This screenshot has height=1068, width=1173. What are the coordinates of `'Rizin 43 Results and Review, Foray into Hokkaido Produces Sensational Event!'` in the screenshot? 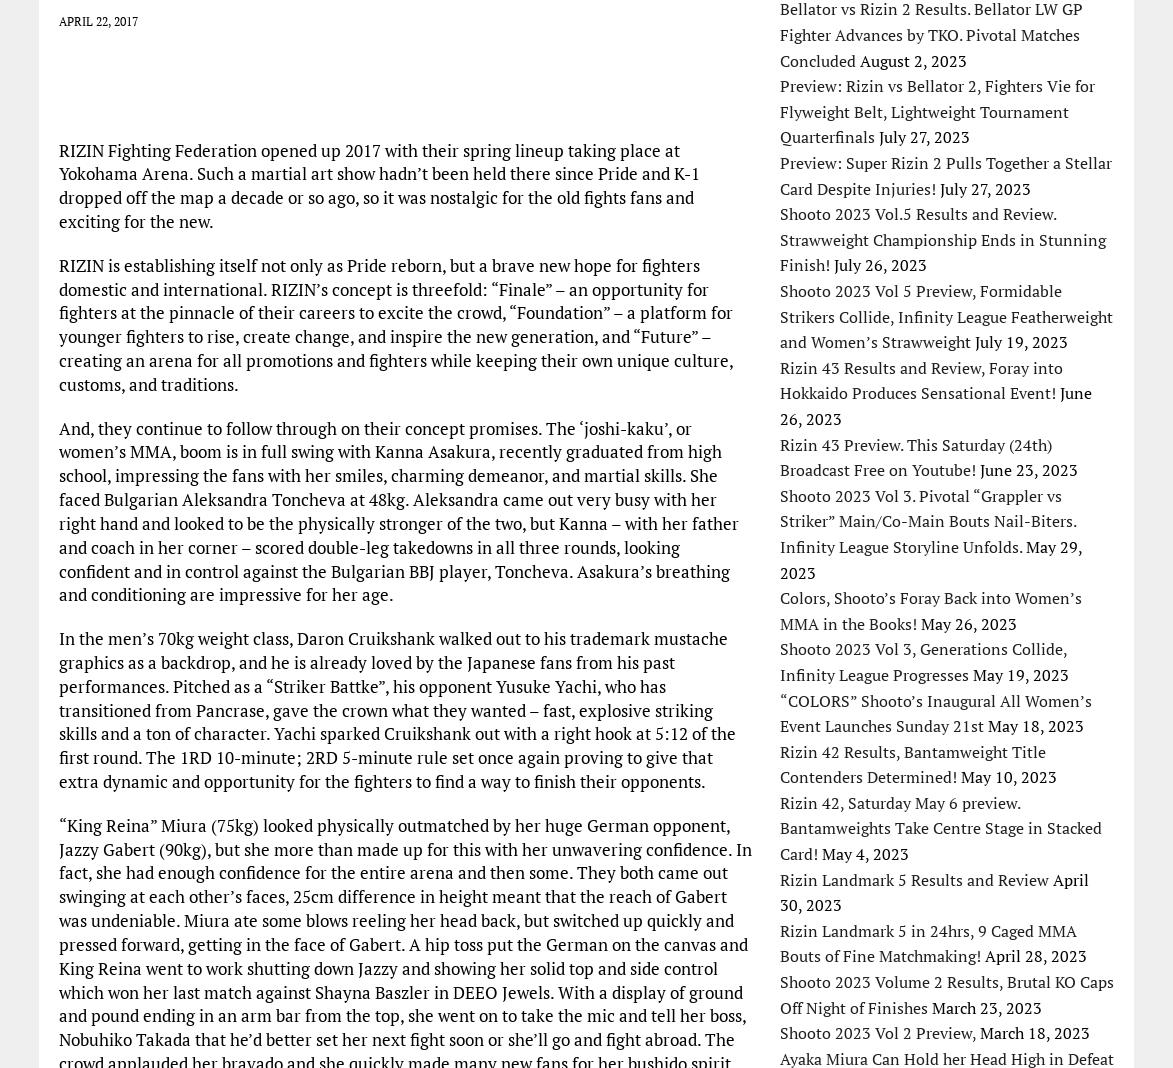 It's located at (921, 378).